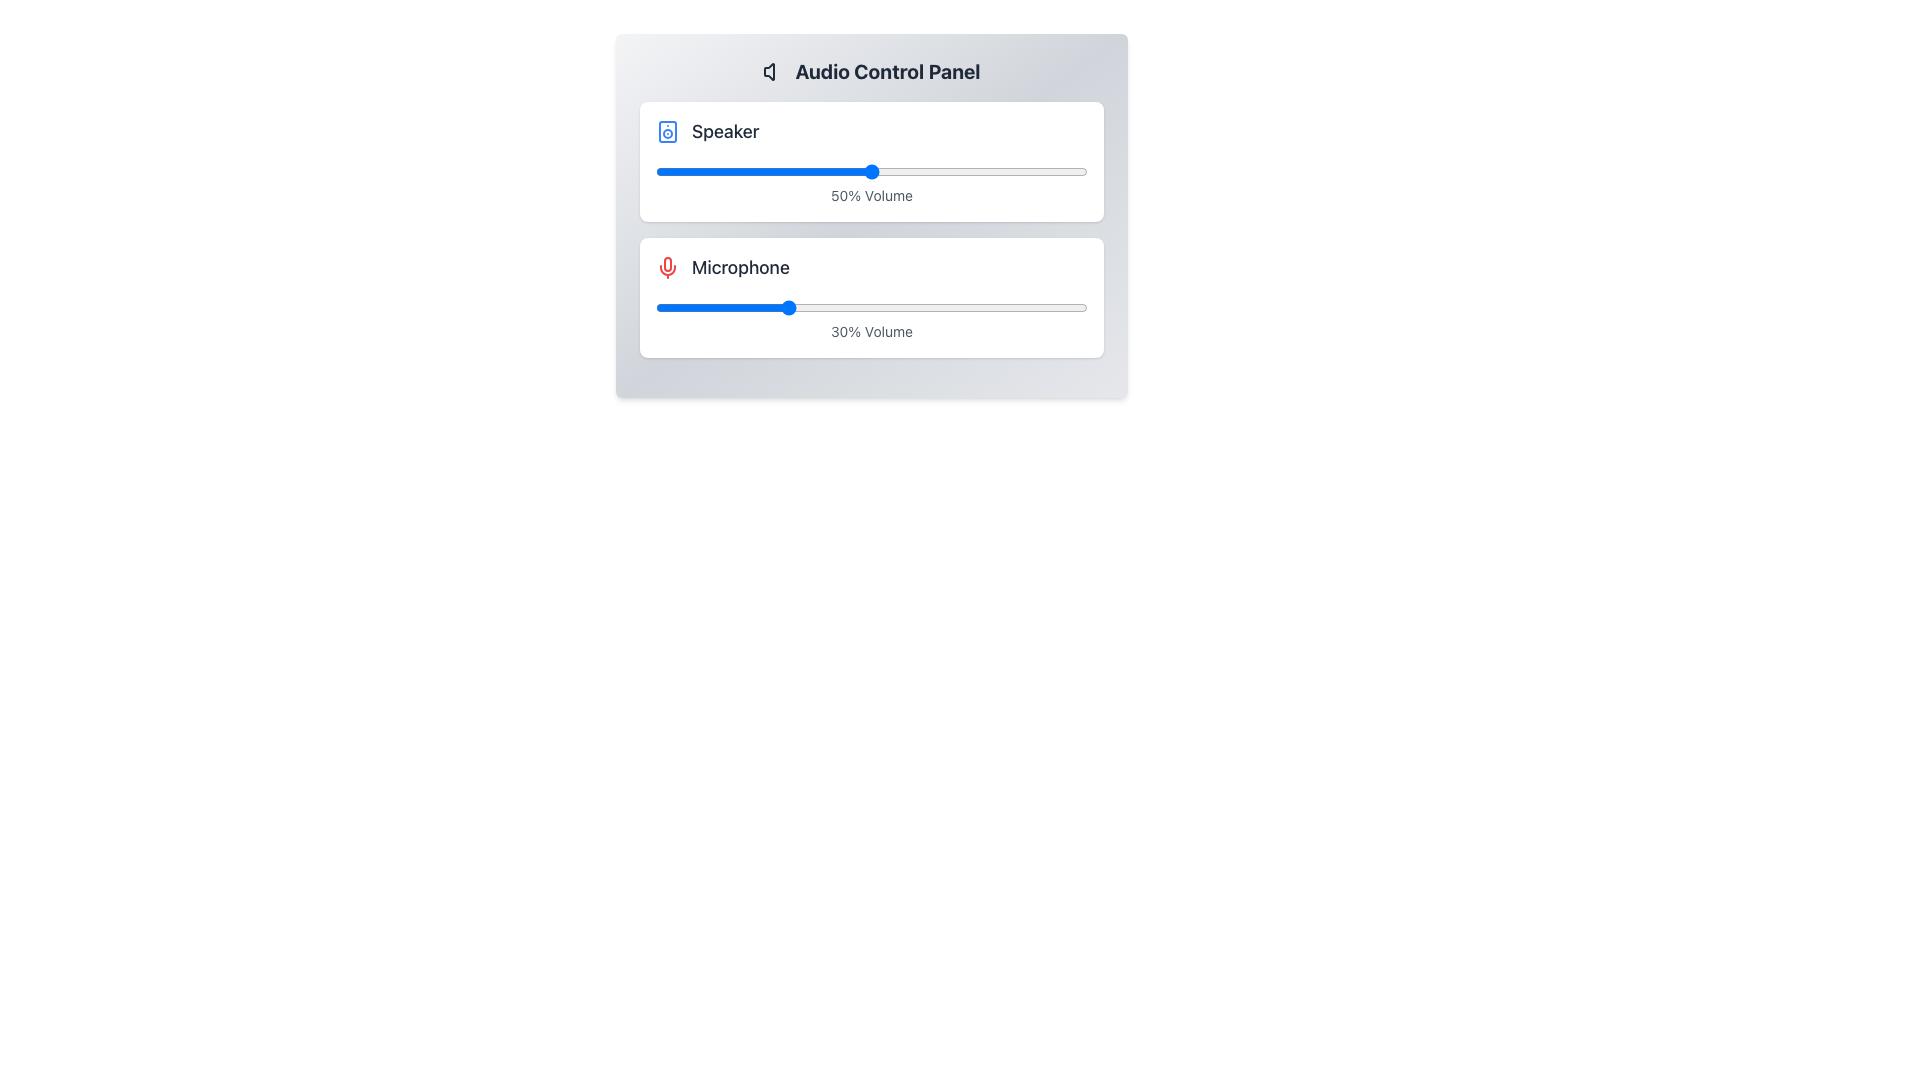  What do you see at coordinates (703, 171) in the screenshot?
I see `the slider value` at bounding box center [703, 171].